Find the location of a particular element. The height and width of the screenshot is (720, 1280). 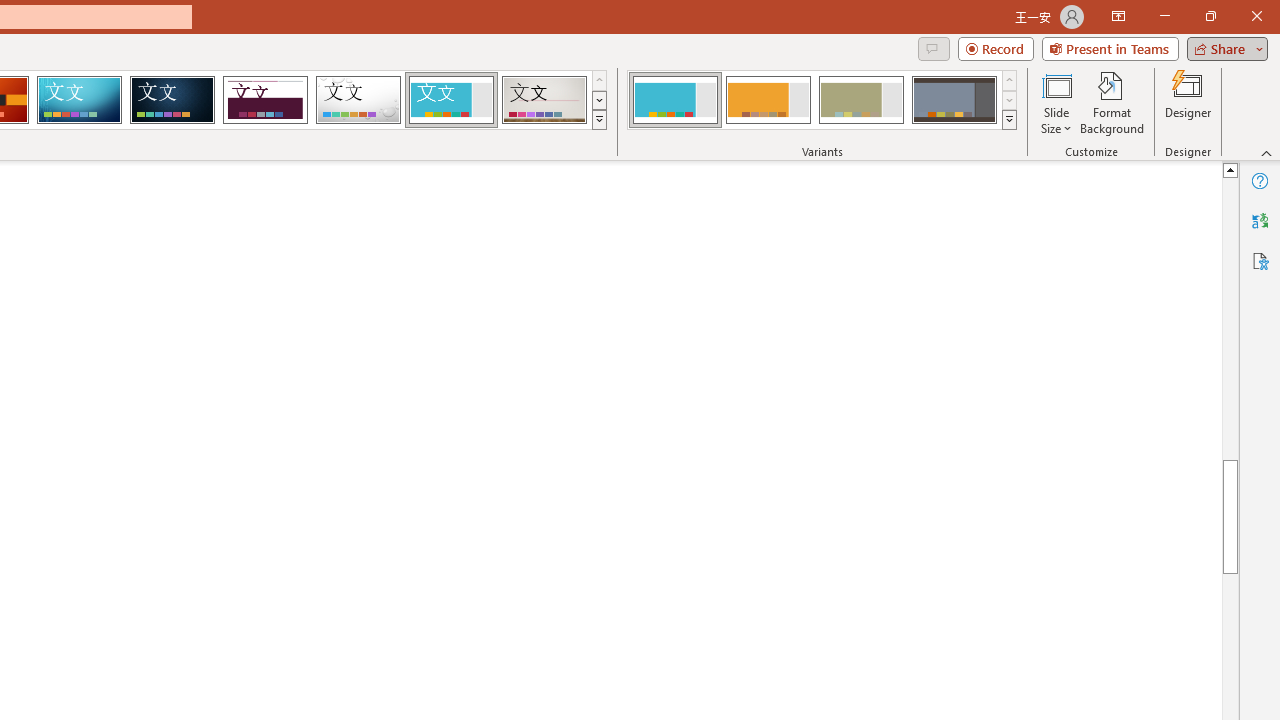

'Damask' is located at coordinates (172, 100).